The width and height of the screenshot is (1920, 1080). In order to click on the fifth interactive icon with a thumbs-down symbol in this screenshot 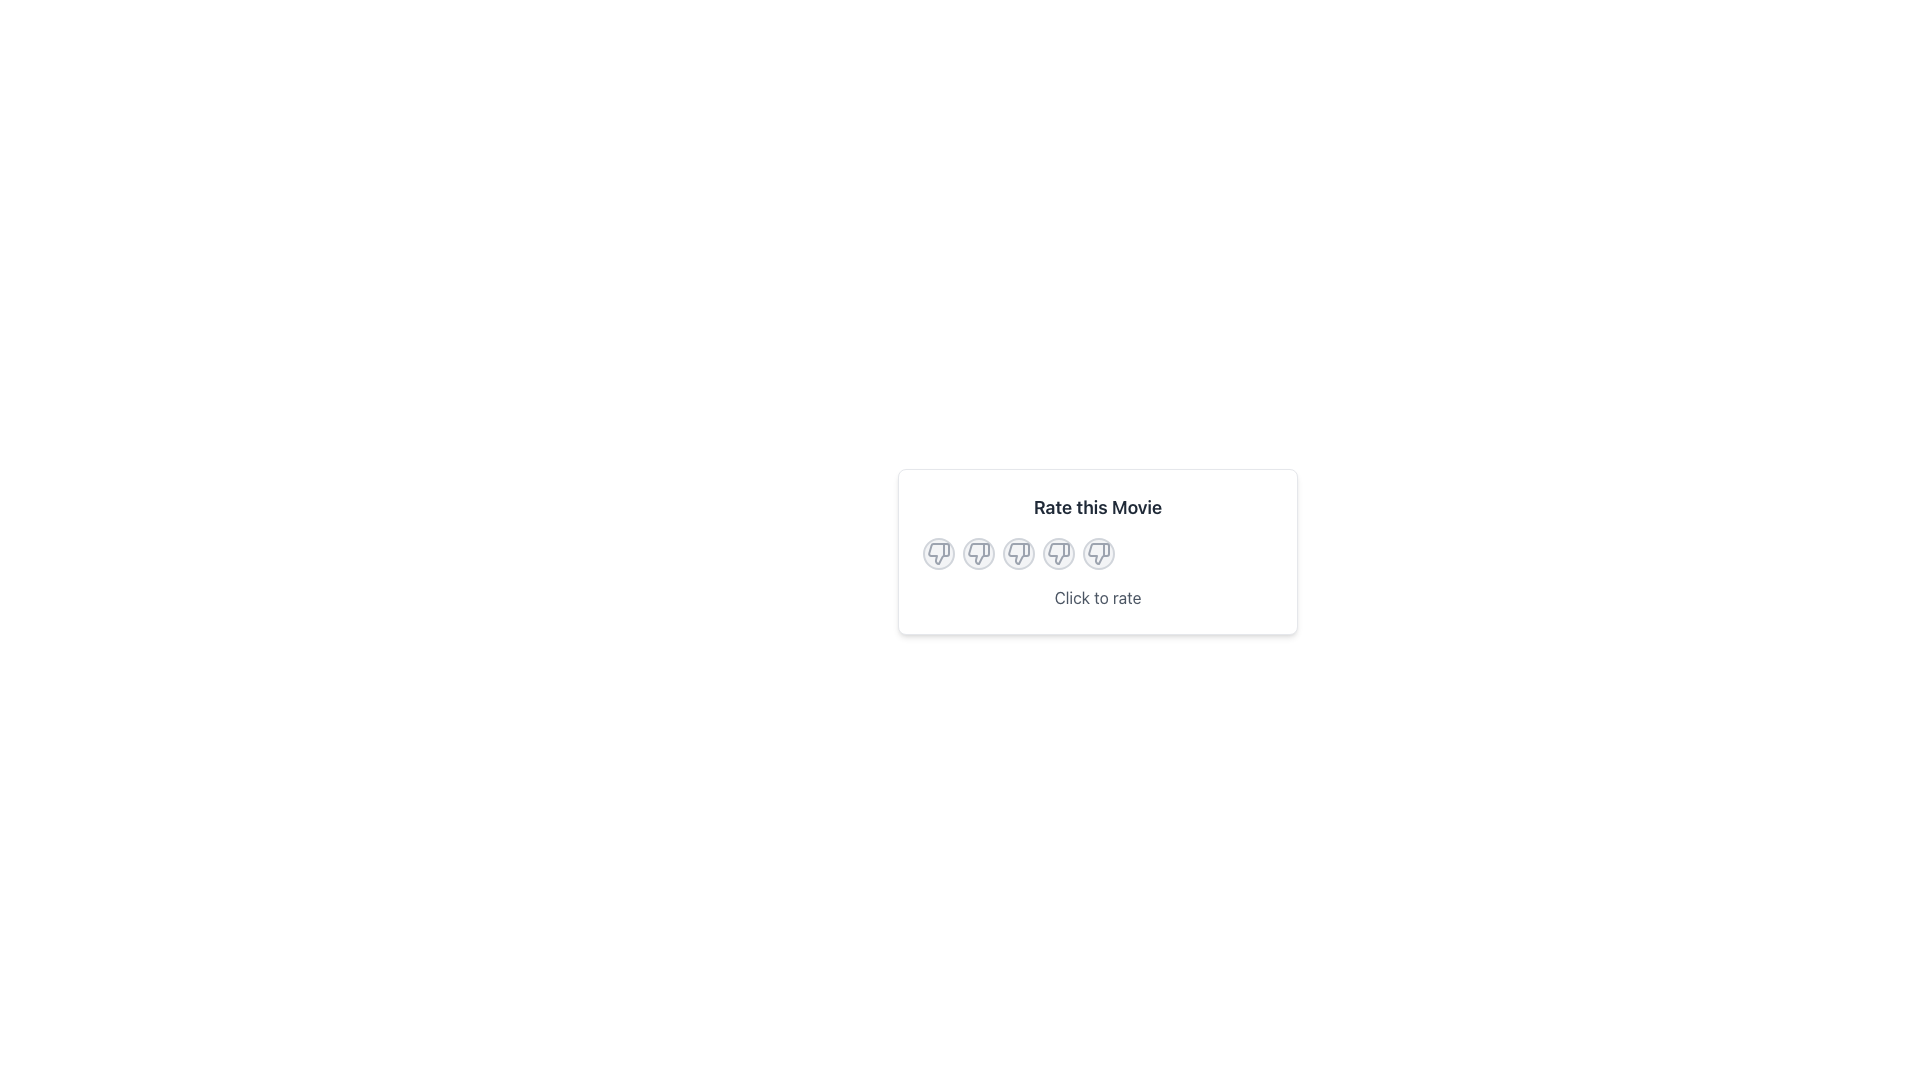, I will do `click(1058, 554)`.